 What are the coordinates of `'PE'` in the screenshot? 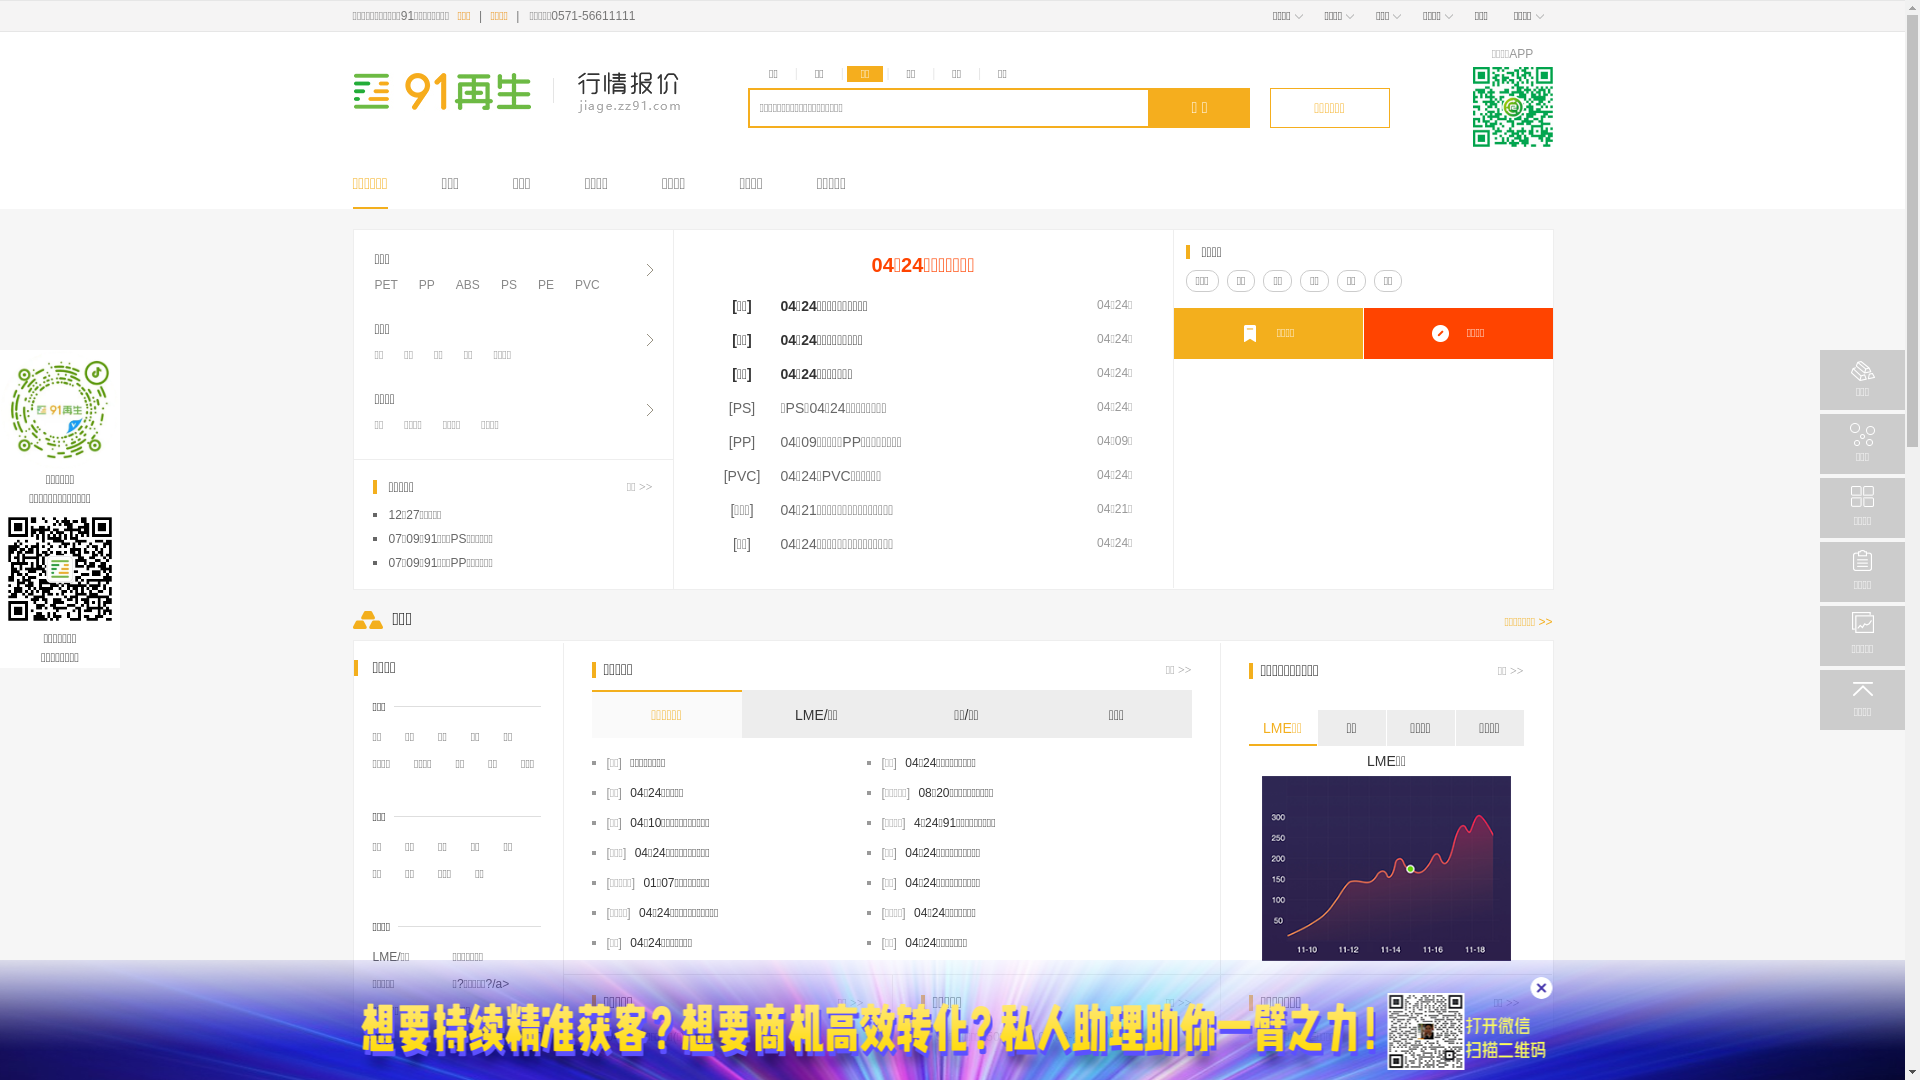 It's located at (546, 285).